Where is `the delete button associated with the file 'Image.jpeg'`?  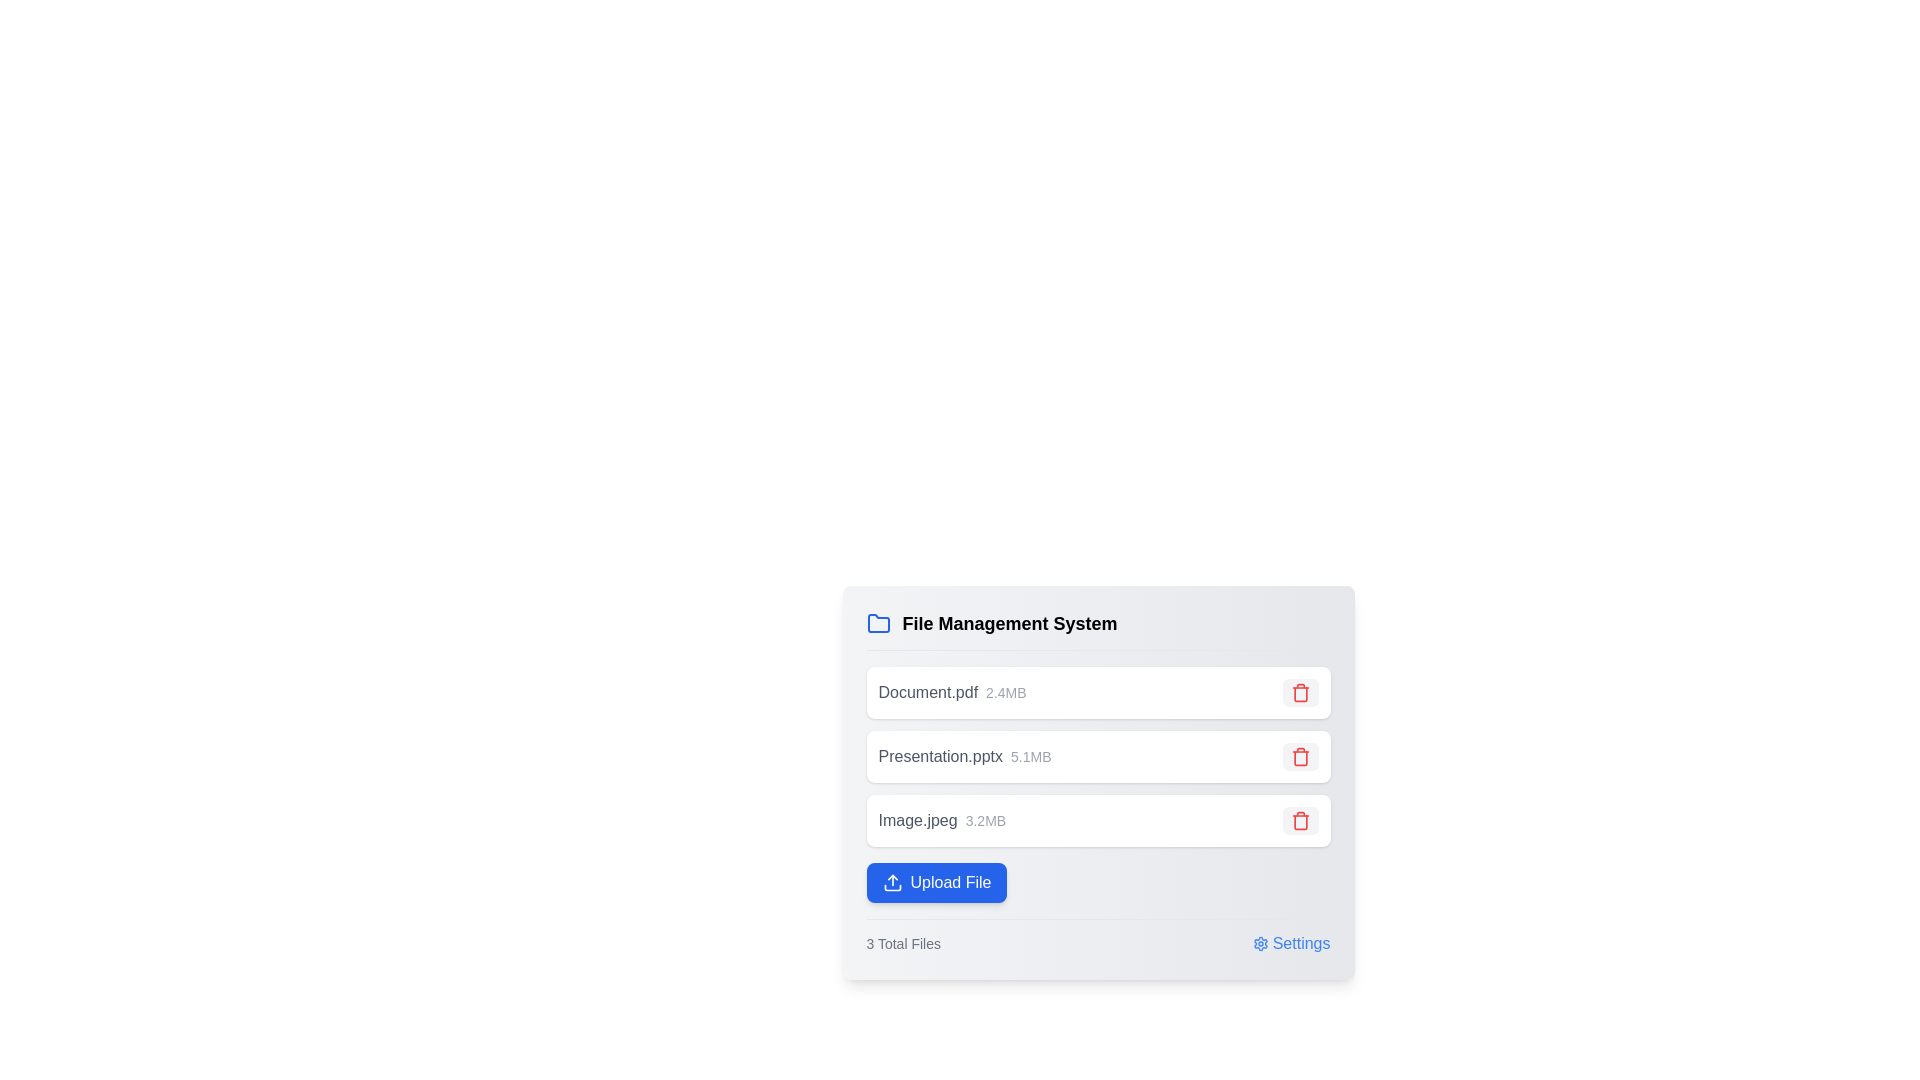
the delete button associated with the file 'Image.jpeg' is located at coordinates (1300, 821).